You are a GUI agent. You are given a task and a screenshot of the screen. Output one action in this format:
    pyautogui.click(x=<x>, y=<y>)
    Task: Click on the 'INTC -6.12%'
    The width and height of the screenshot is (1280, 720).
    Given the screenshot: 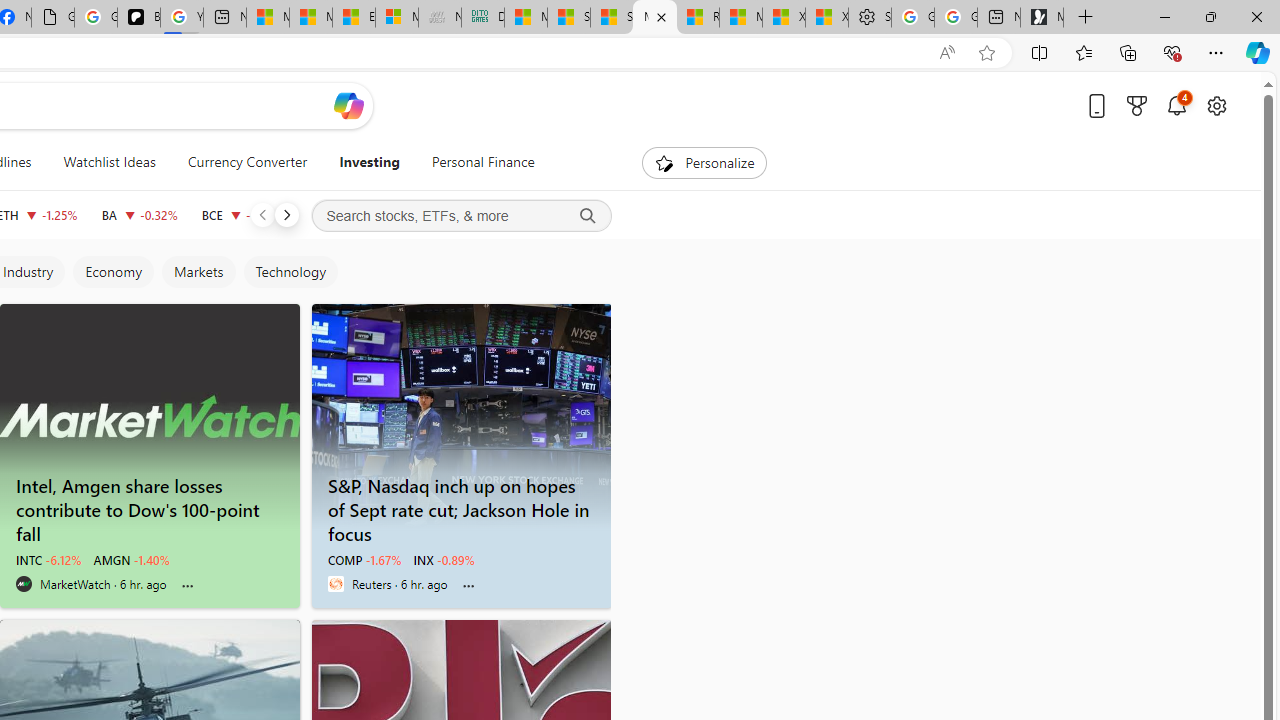 What is the action you would take?
    pyautogui.click(x=48, y=560)
    